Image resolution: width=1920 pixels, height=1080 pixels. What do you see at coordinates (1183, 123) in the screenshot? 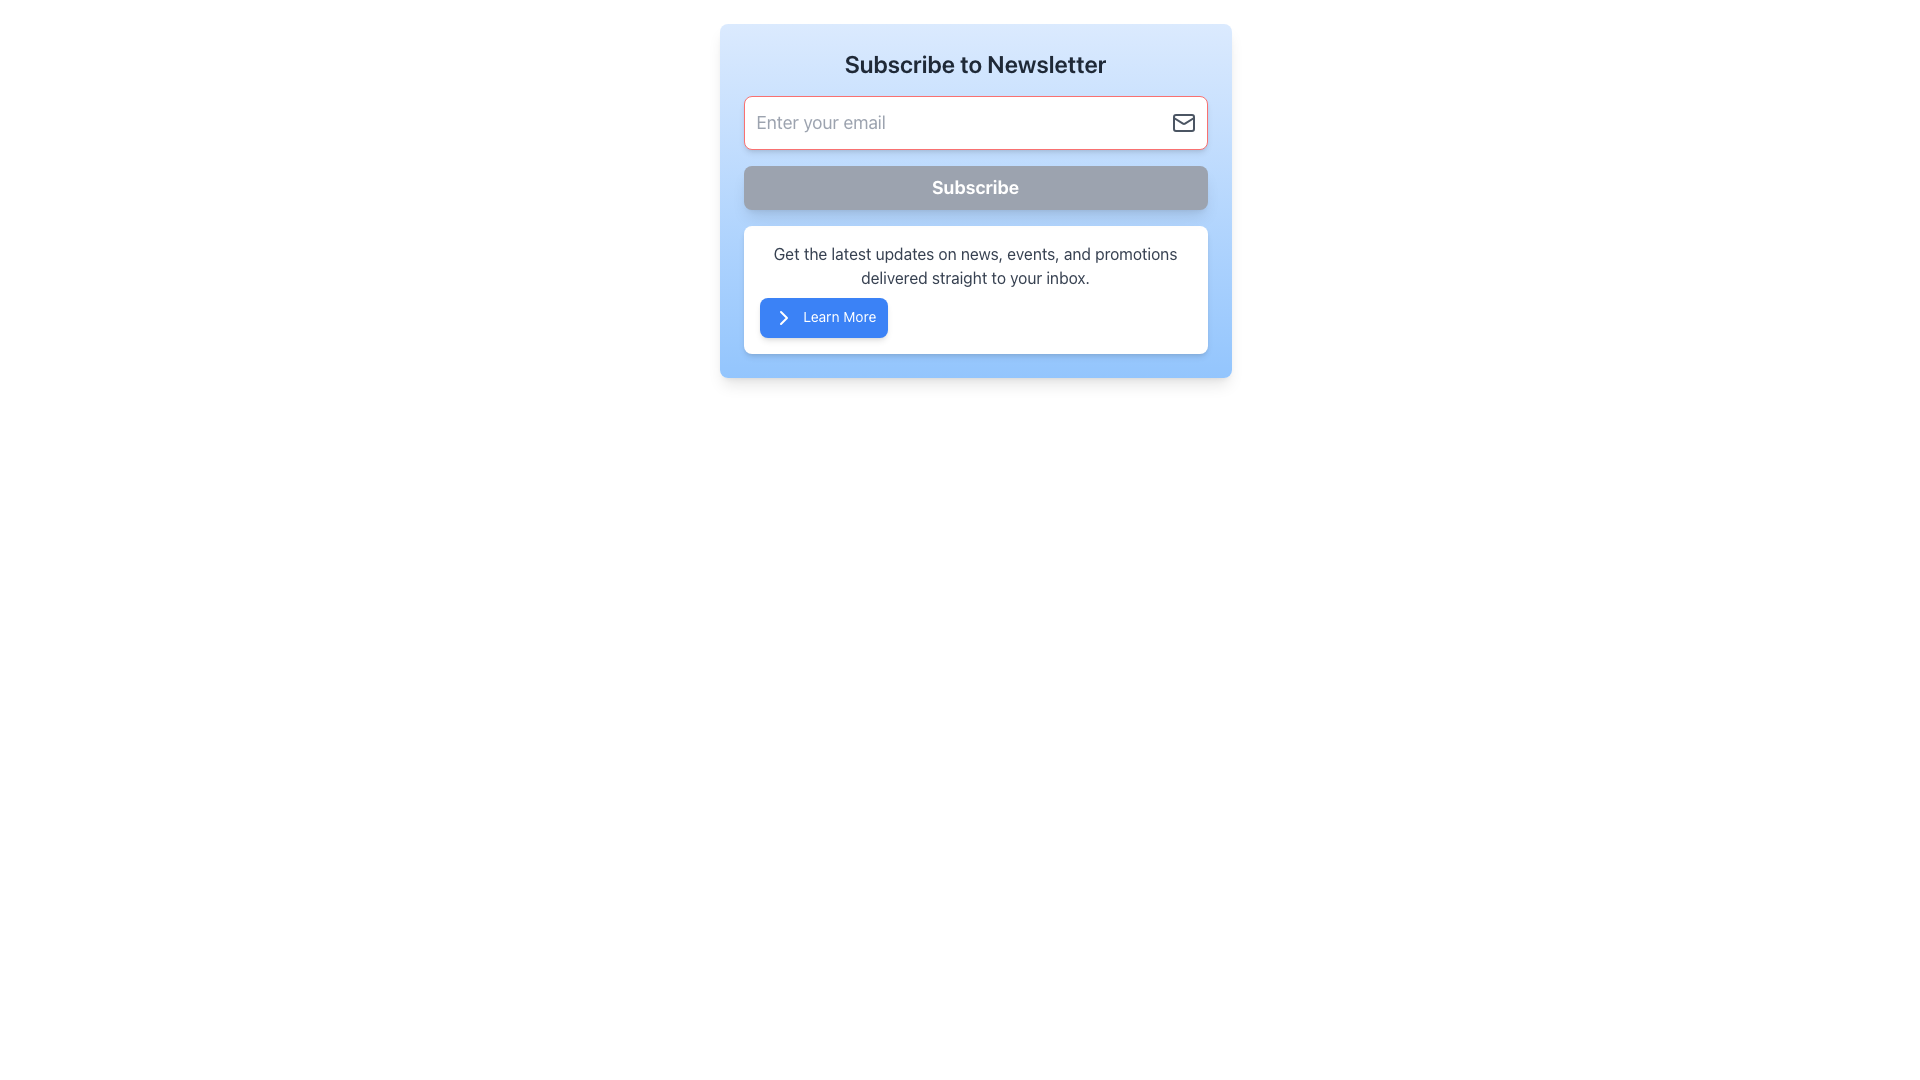
I see `the envelope icon located on the right side of the email input field in the subscription form` at bounding box center [1183, 123].